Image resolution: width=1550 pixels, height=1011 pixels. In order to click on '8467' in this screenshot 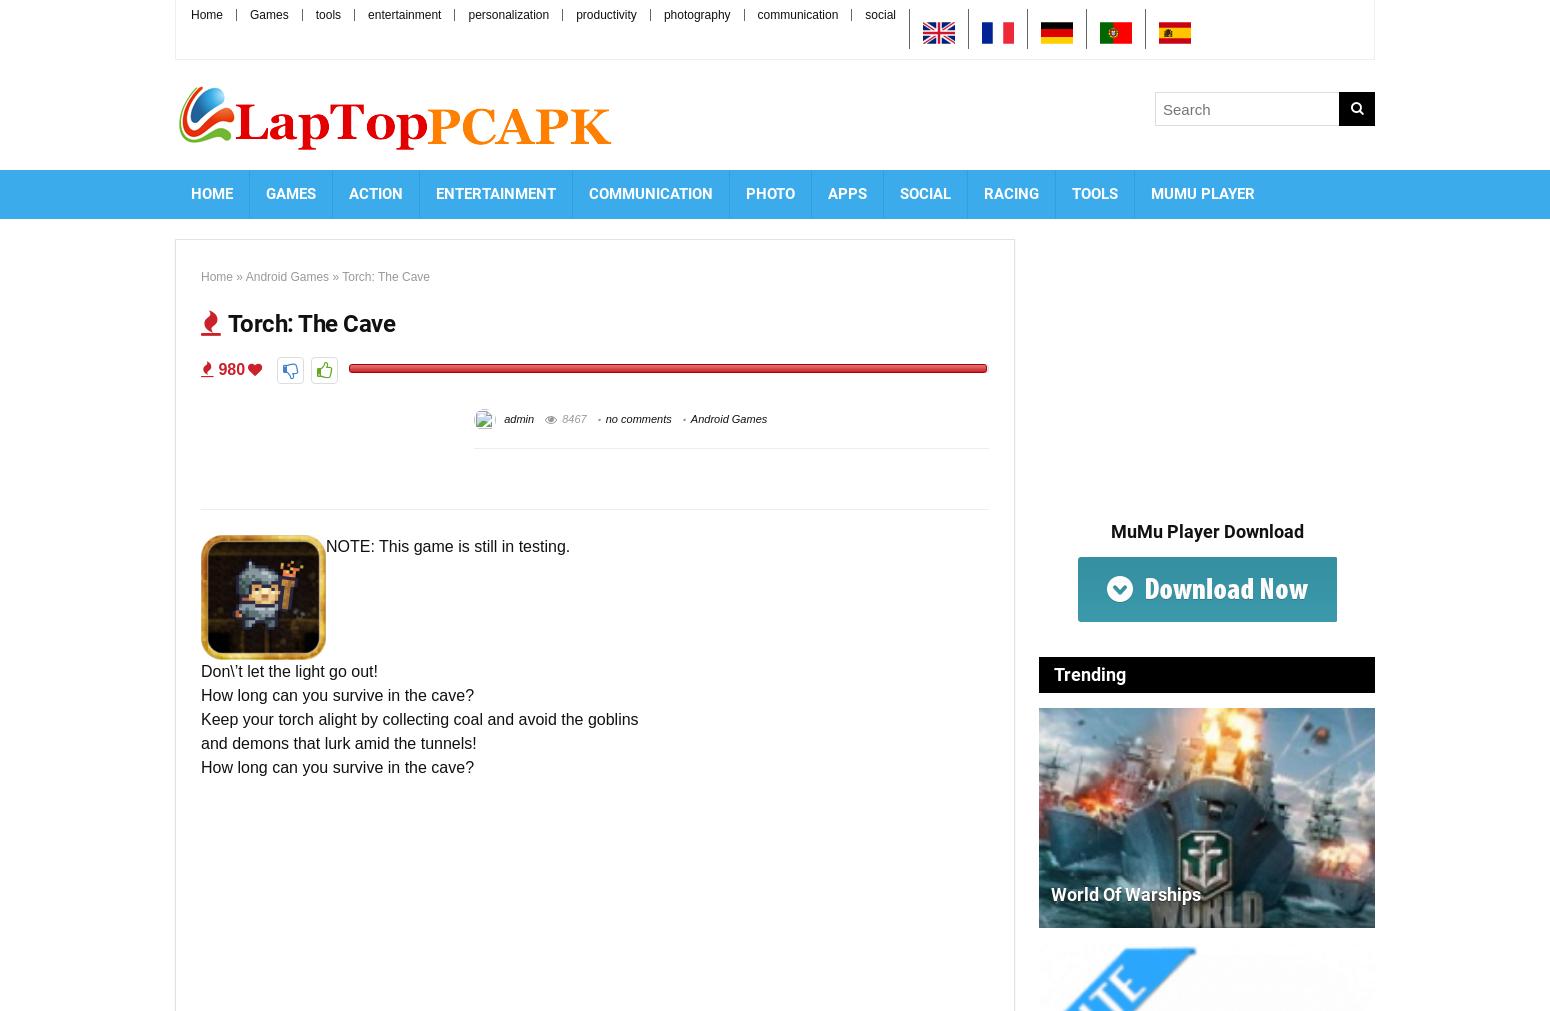, I will do `click(573, 417)`.